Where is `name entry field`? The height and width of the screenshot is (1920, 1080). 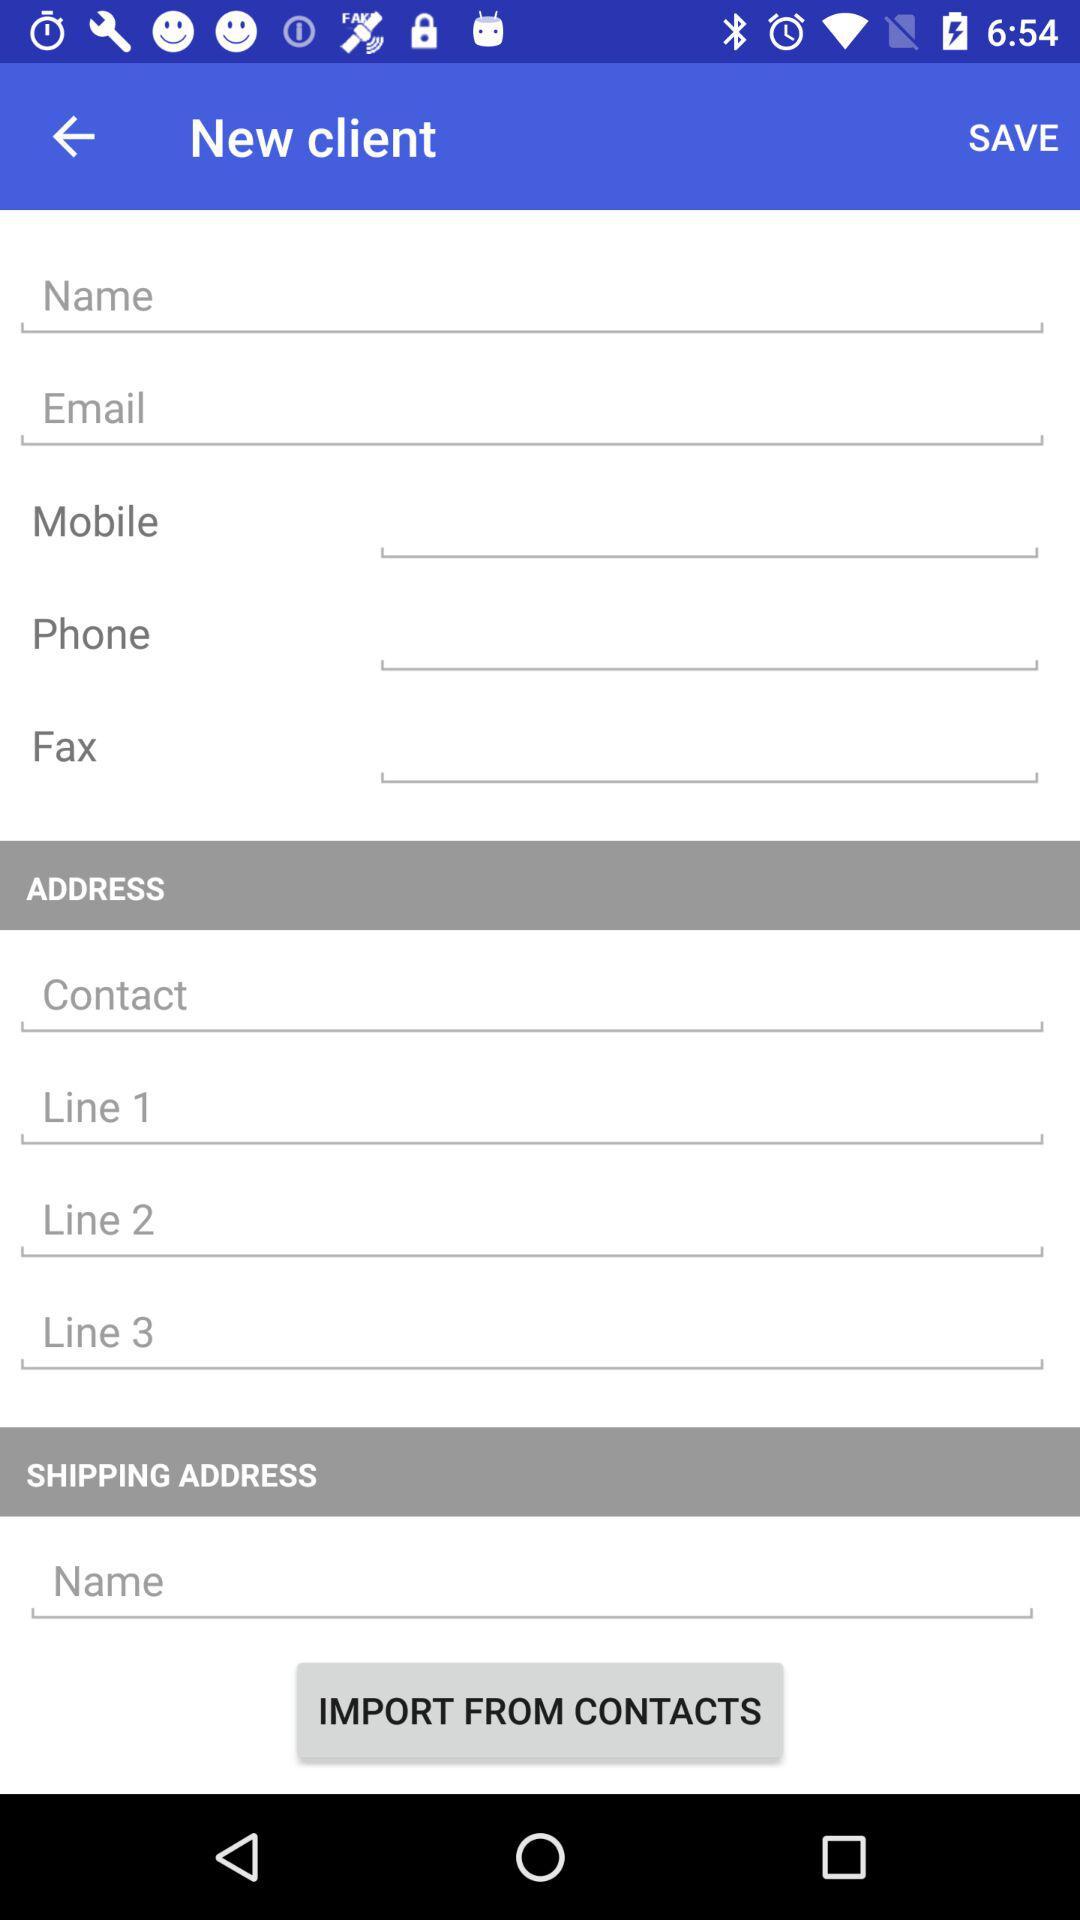
name entry field is located at coordinates (531, 294).